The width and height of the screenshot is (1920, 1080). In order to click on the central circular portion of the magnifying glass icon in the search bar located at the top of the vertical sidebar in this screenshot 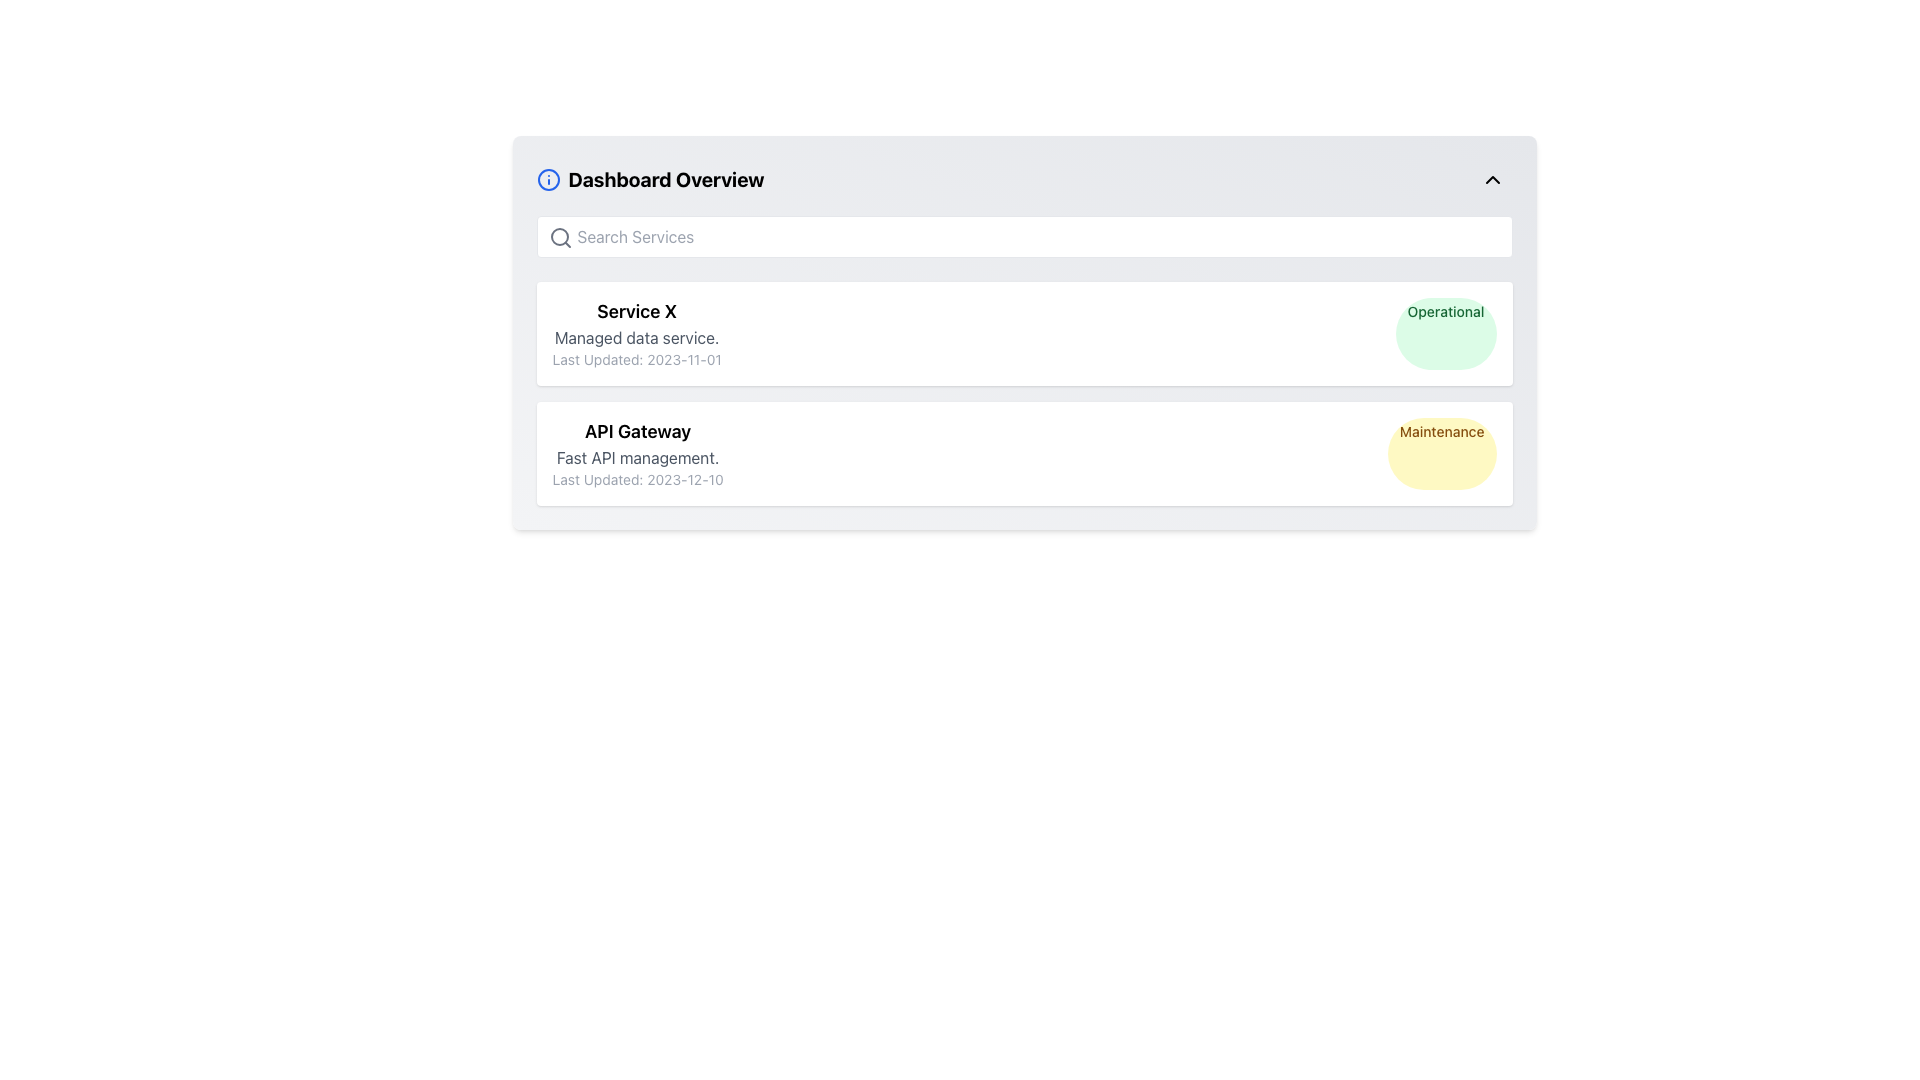, I will do `click(559, 235)`.